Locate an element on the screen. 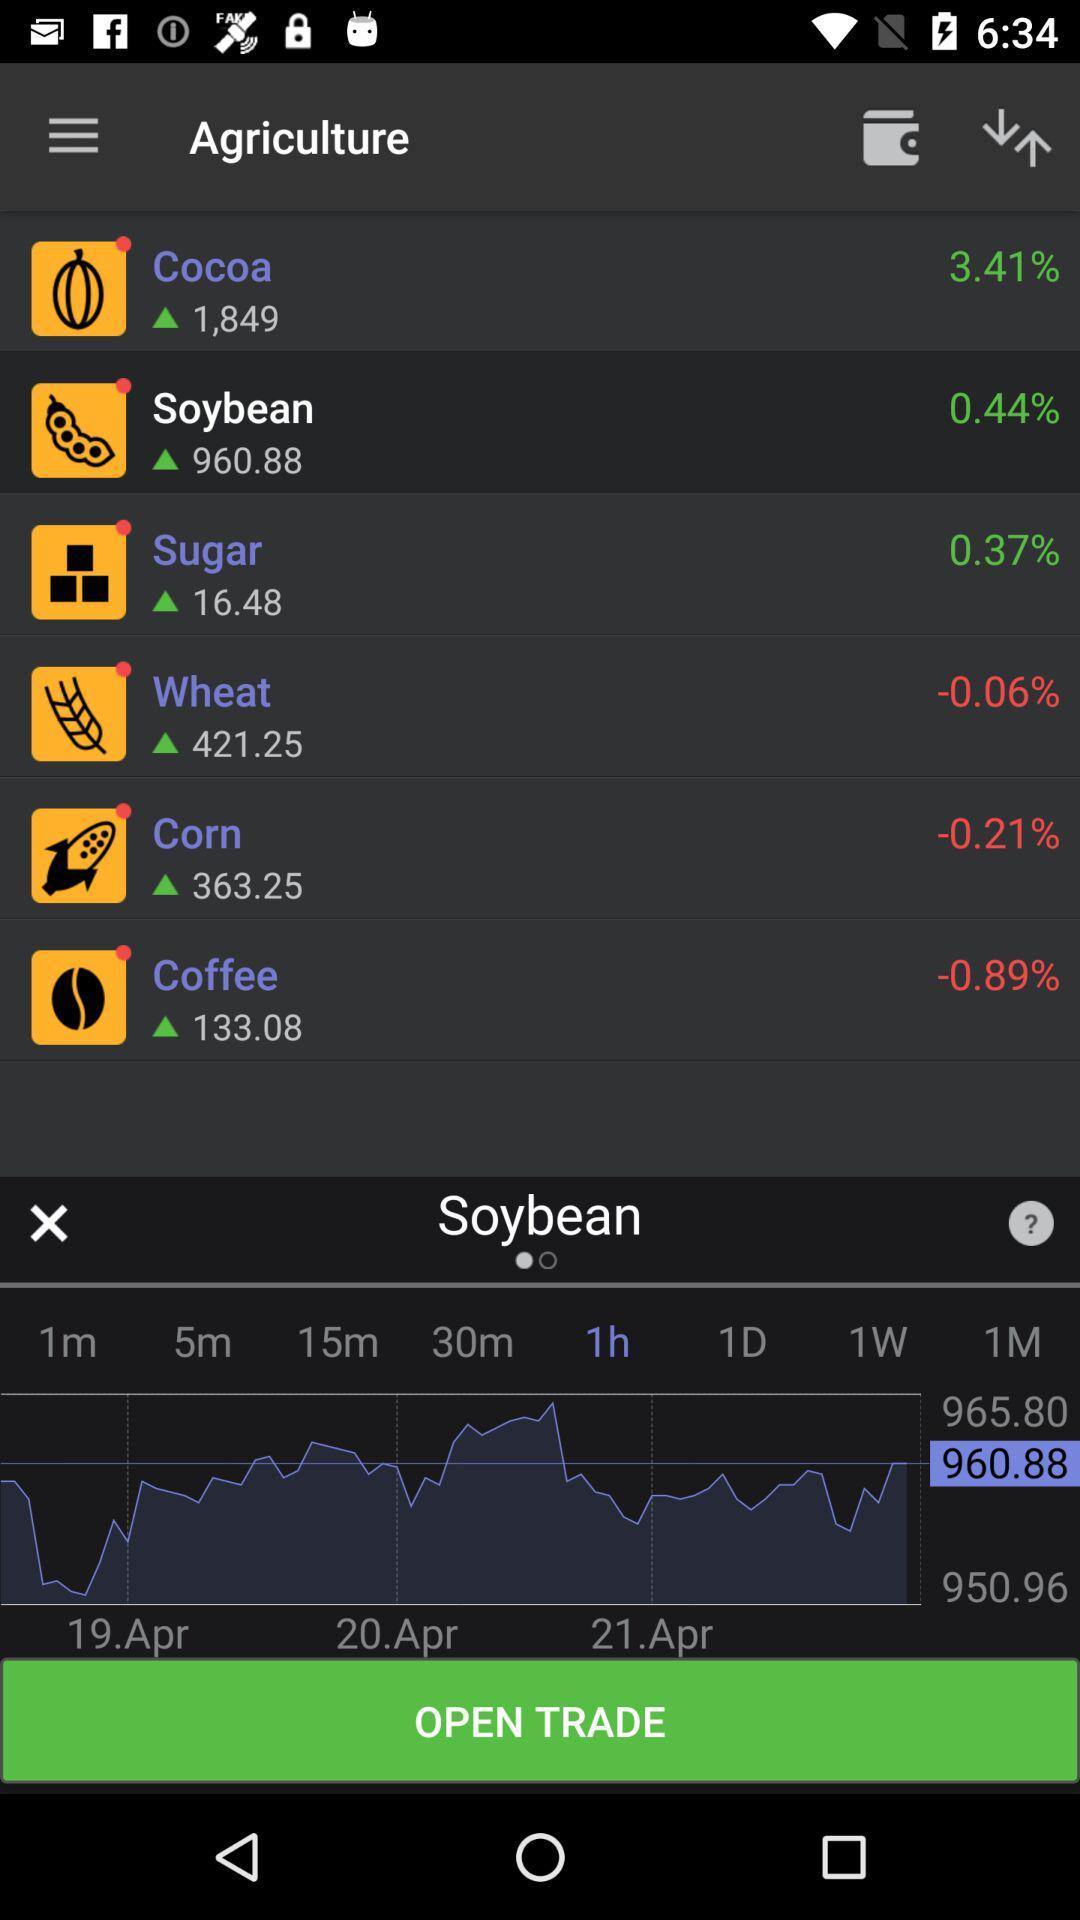  the icon to the right of 1d is located at coordinates (876, 1340).